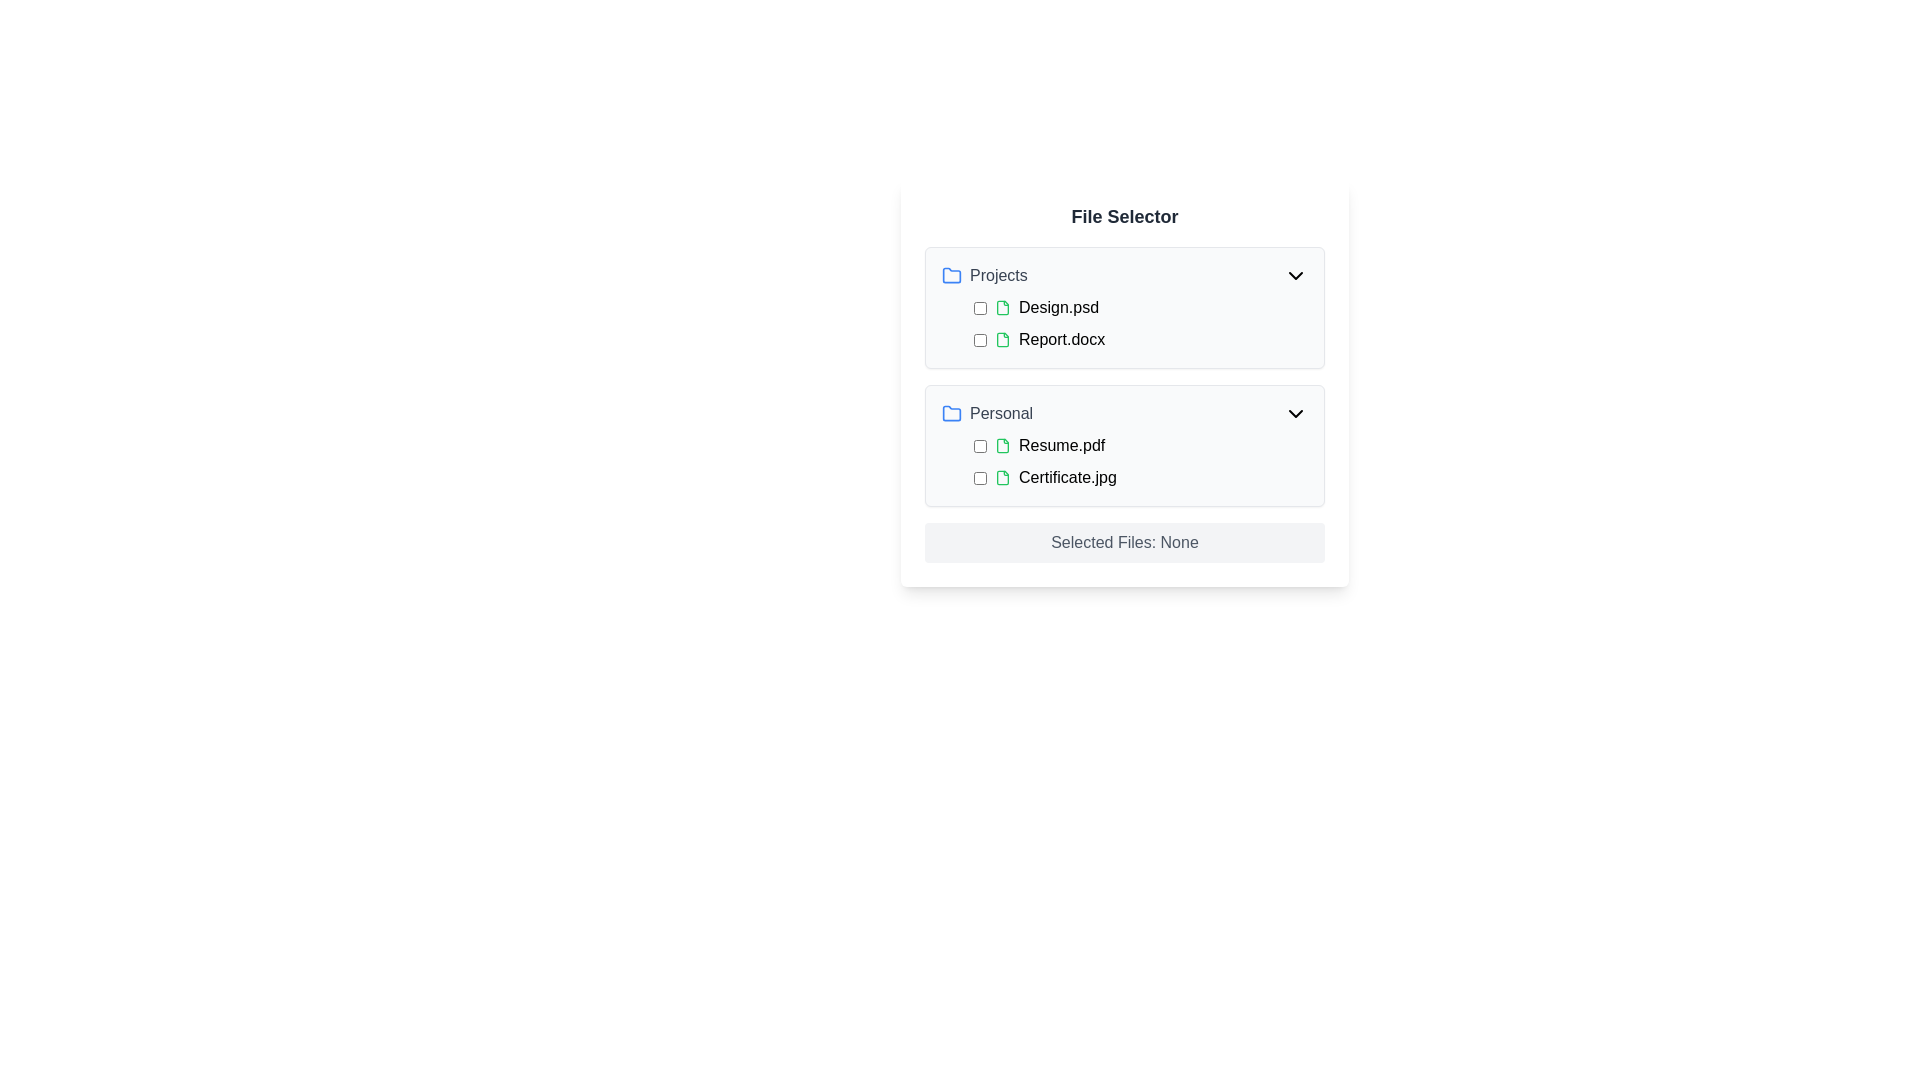  I want to click on the checkbox aligned to the left of 'Design.psd', so click(980, 308).